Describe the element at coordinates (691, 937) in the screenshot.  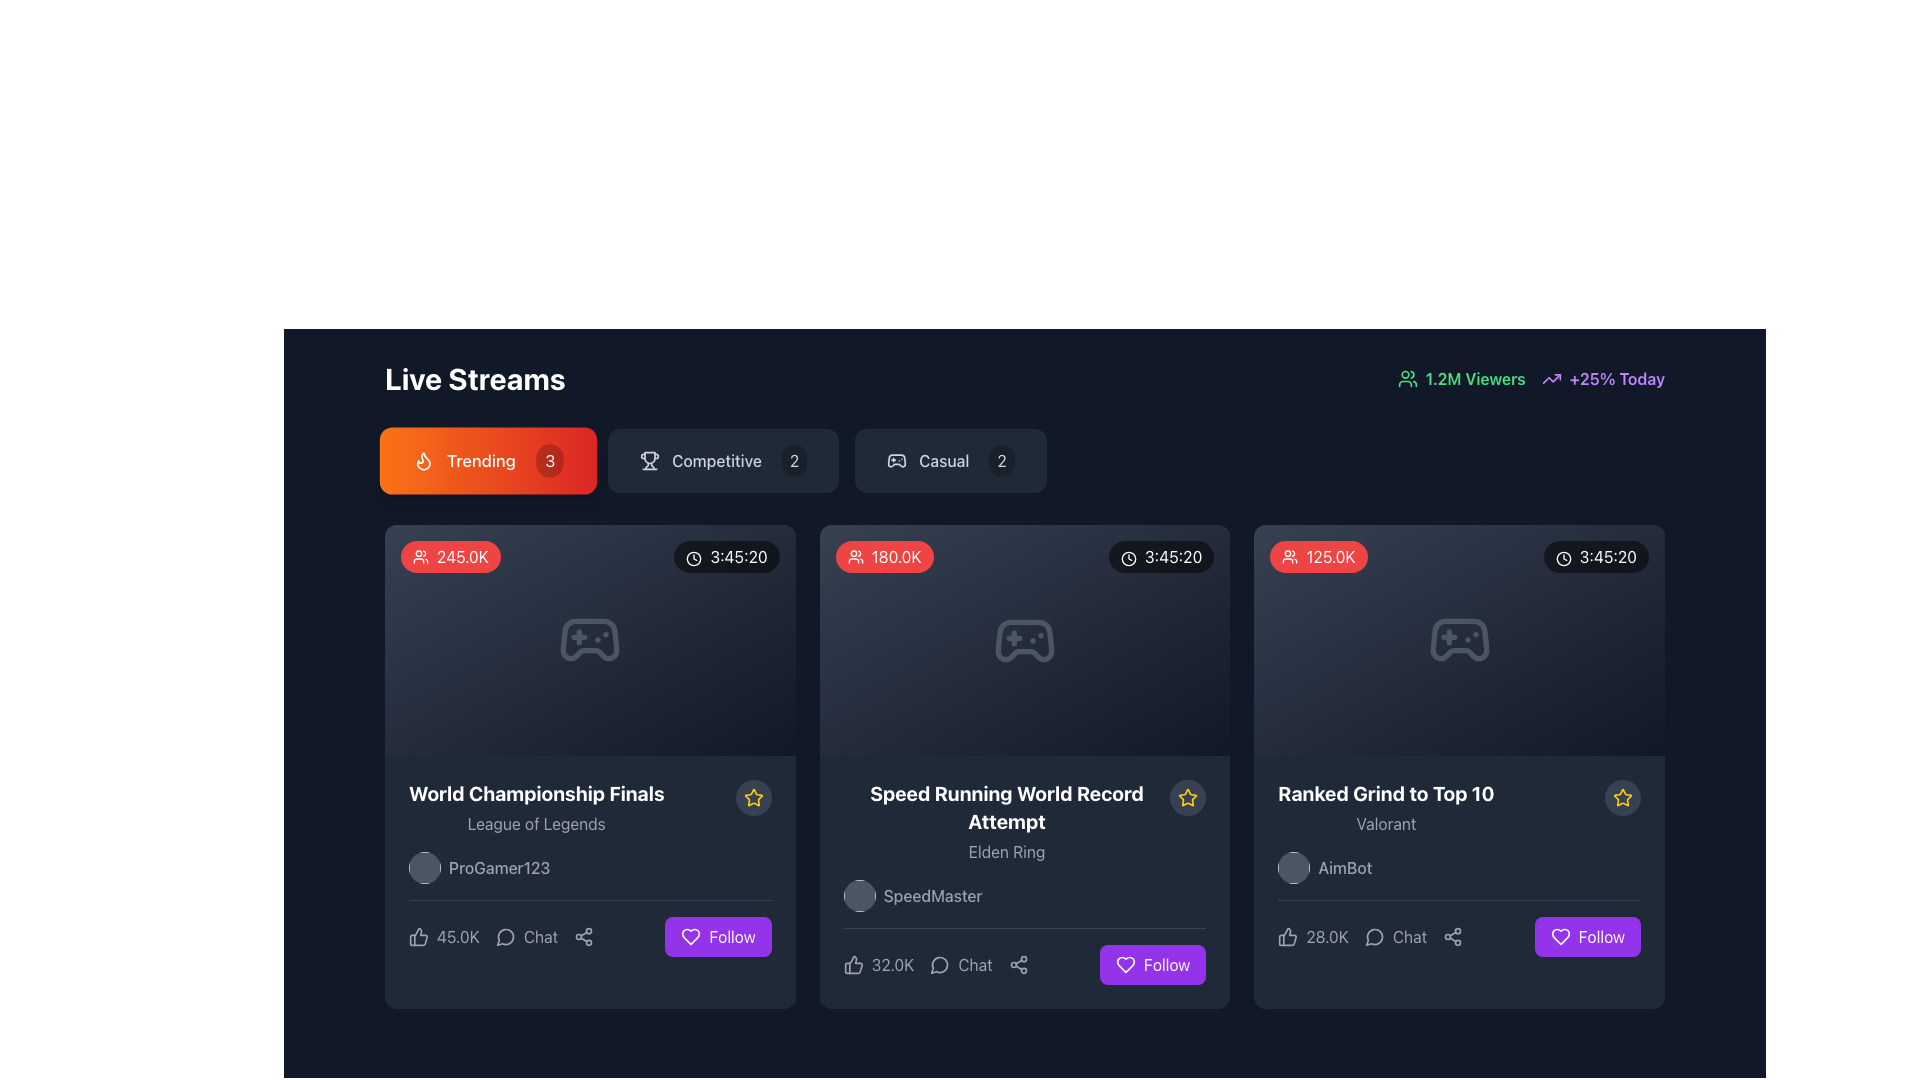
I see `the heart-shaped icon with a purple fill and white outline, located above the 'Follow' button in the bottom-right section of the card presenting live stream details` at that location.